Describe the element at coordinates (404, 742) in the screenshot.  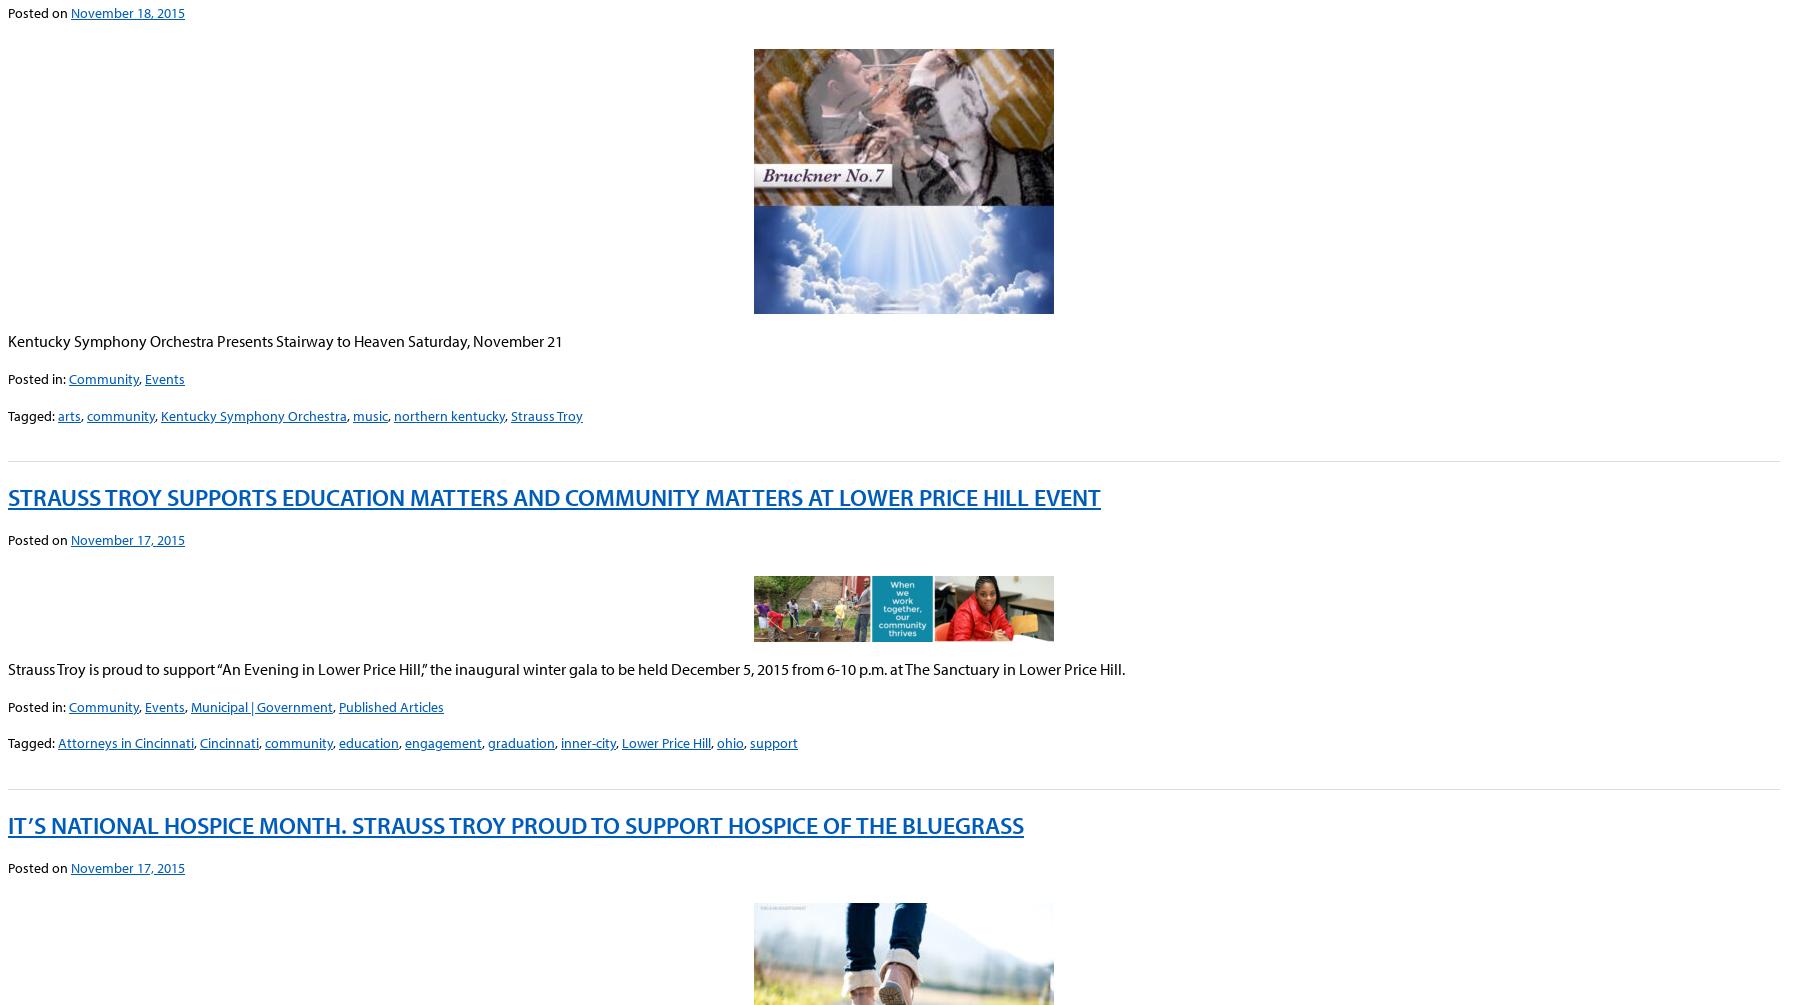
I see `'engagement'` at that location.